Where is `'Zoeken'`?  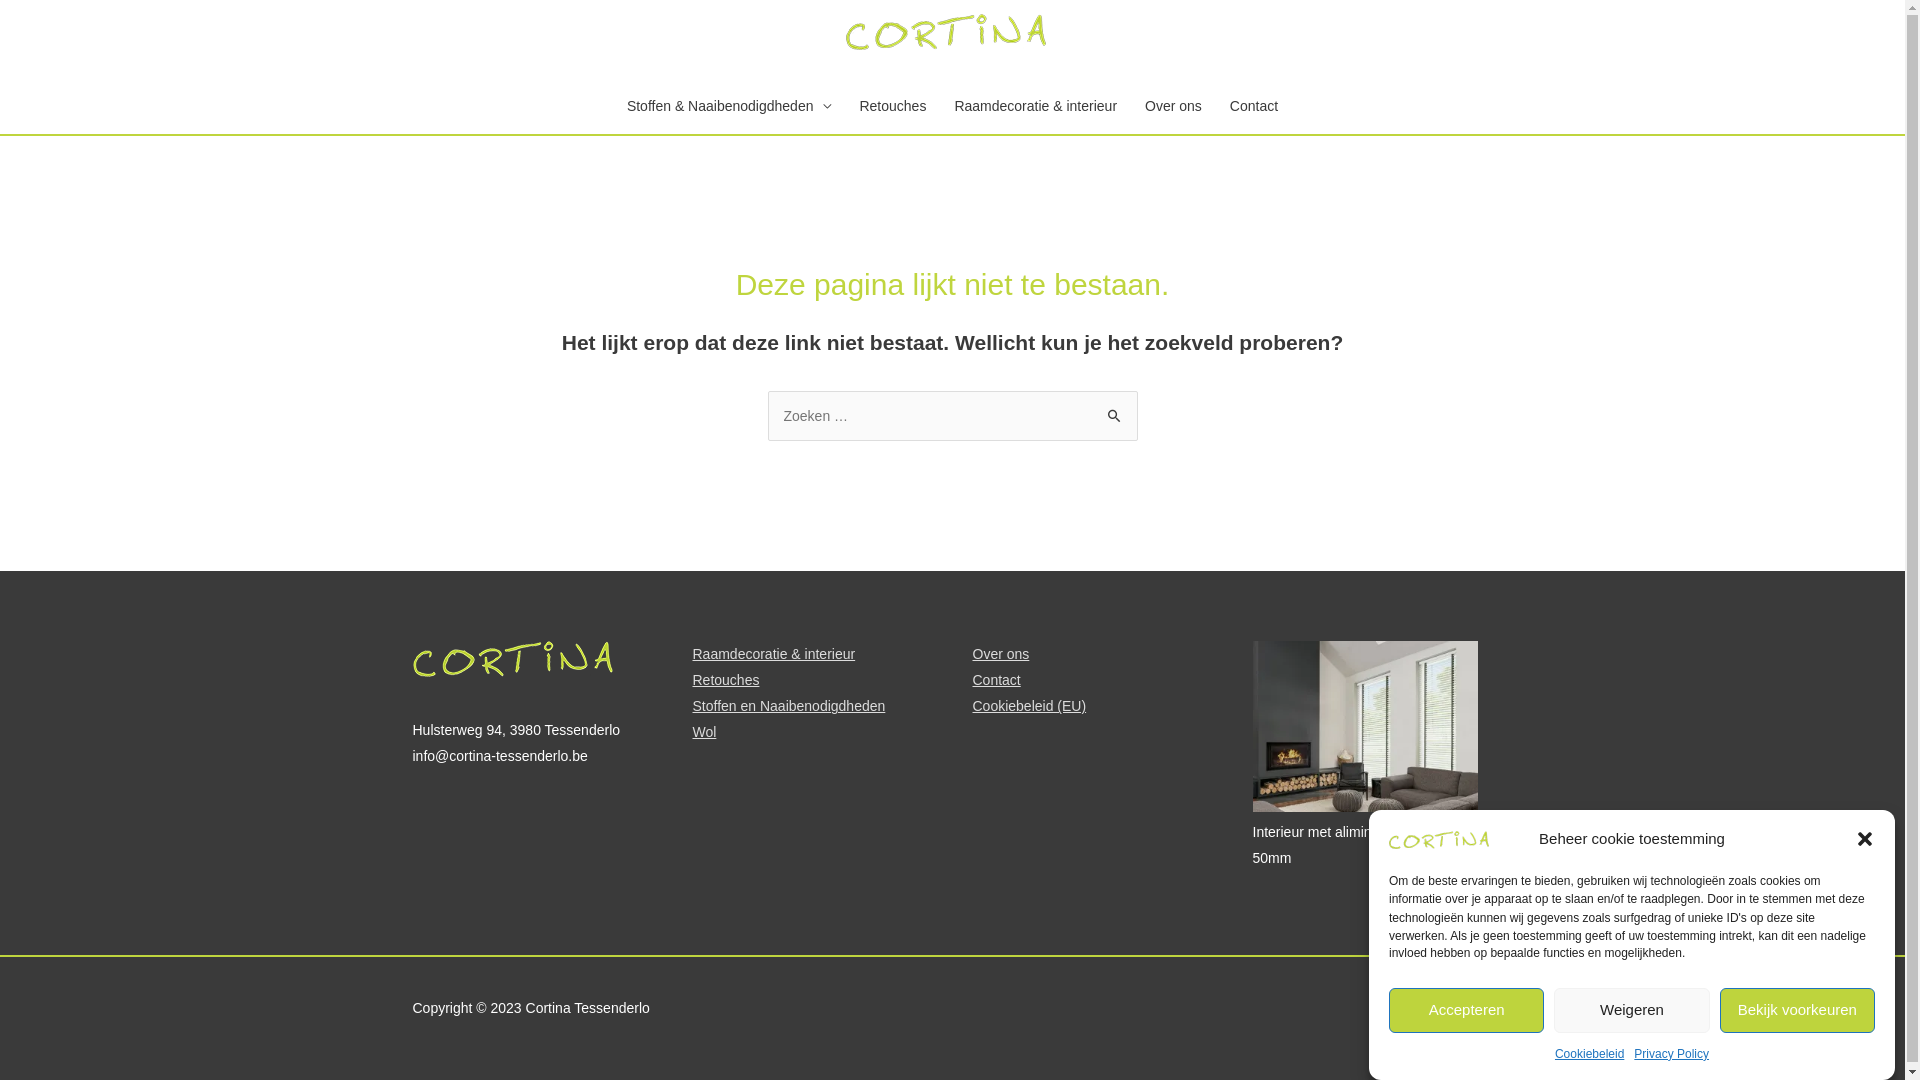 'Zoeken' is located at coordinates (1113, 410).